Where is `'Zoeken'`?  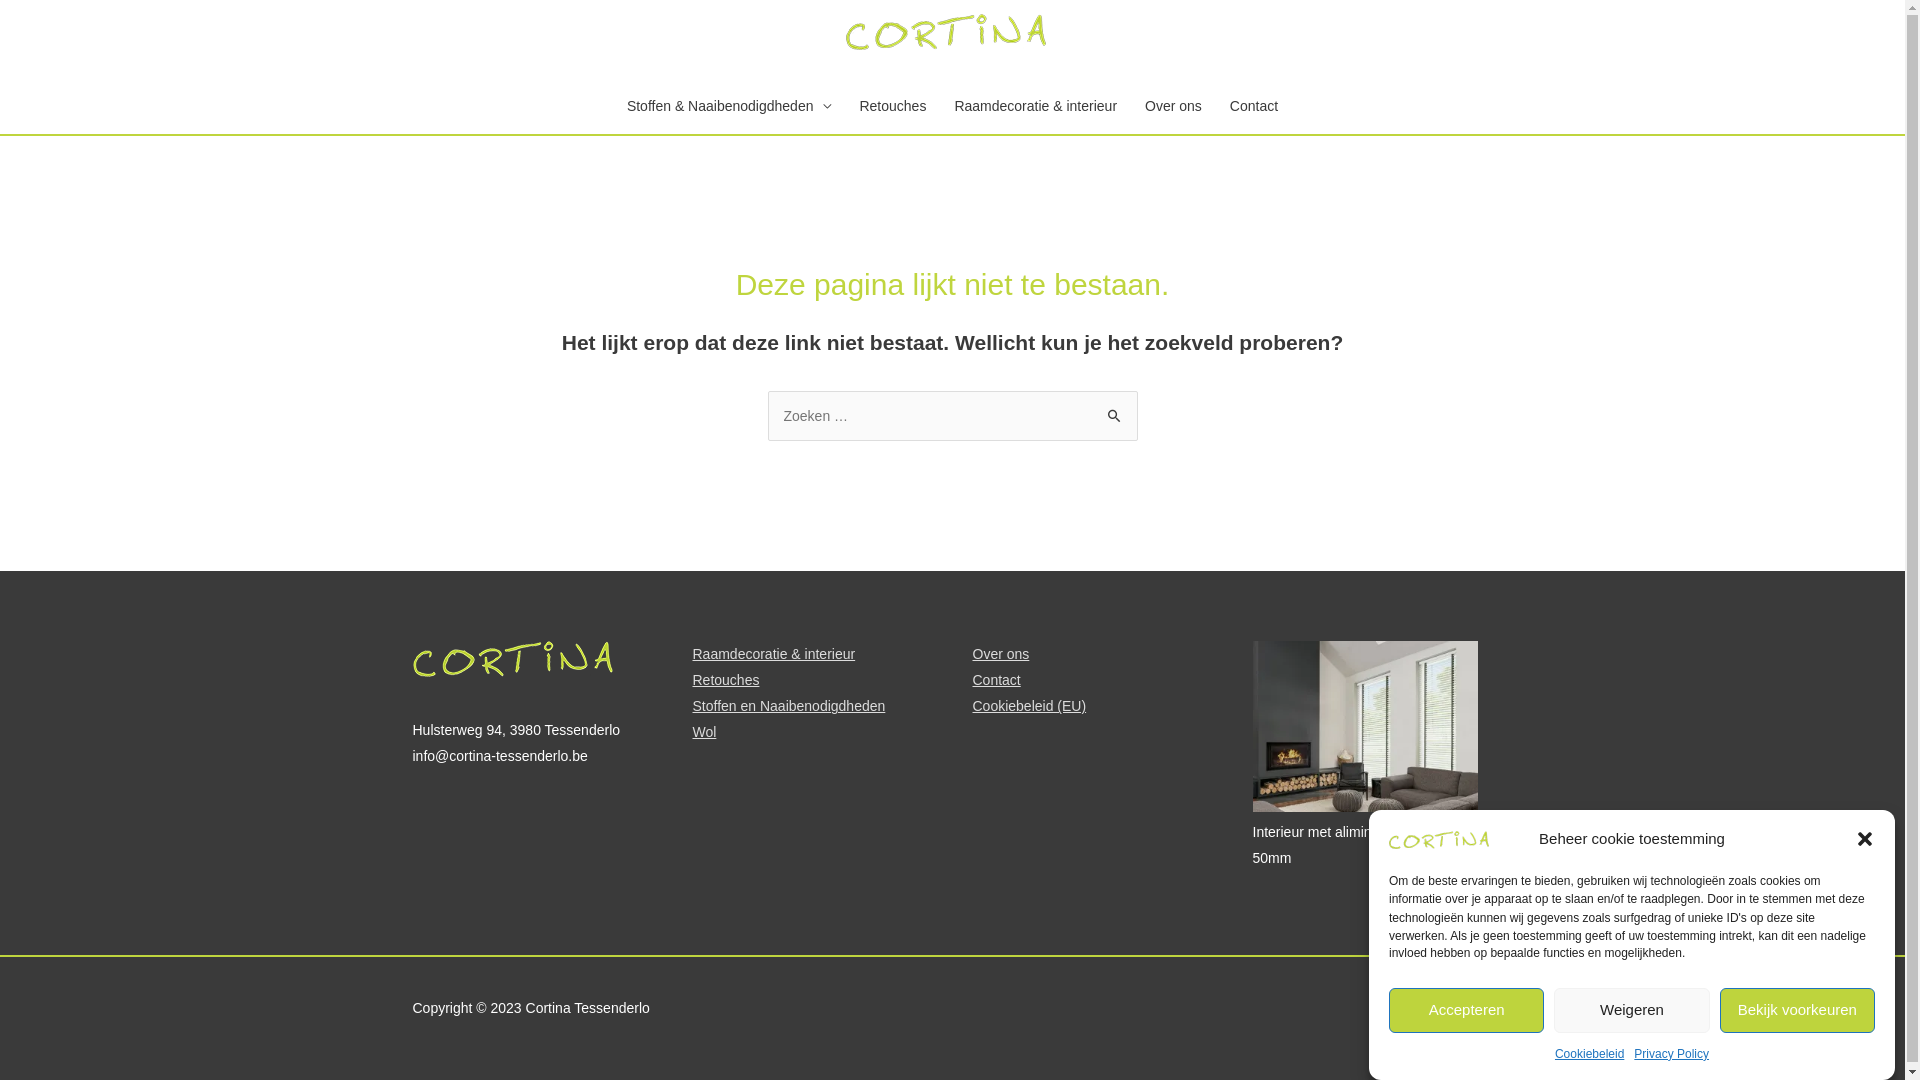 'Zoeken' is located at coordinates (1113, 410).